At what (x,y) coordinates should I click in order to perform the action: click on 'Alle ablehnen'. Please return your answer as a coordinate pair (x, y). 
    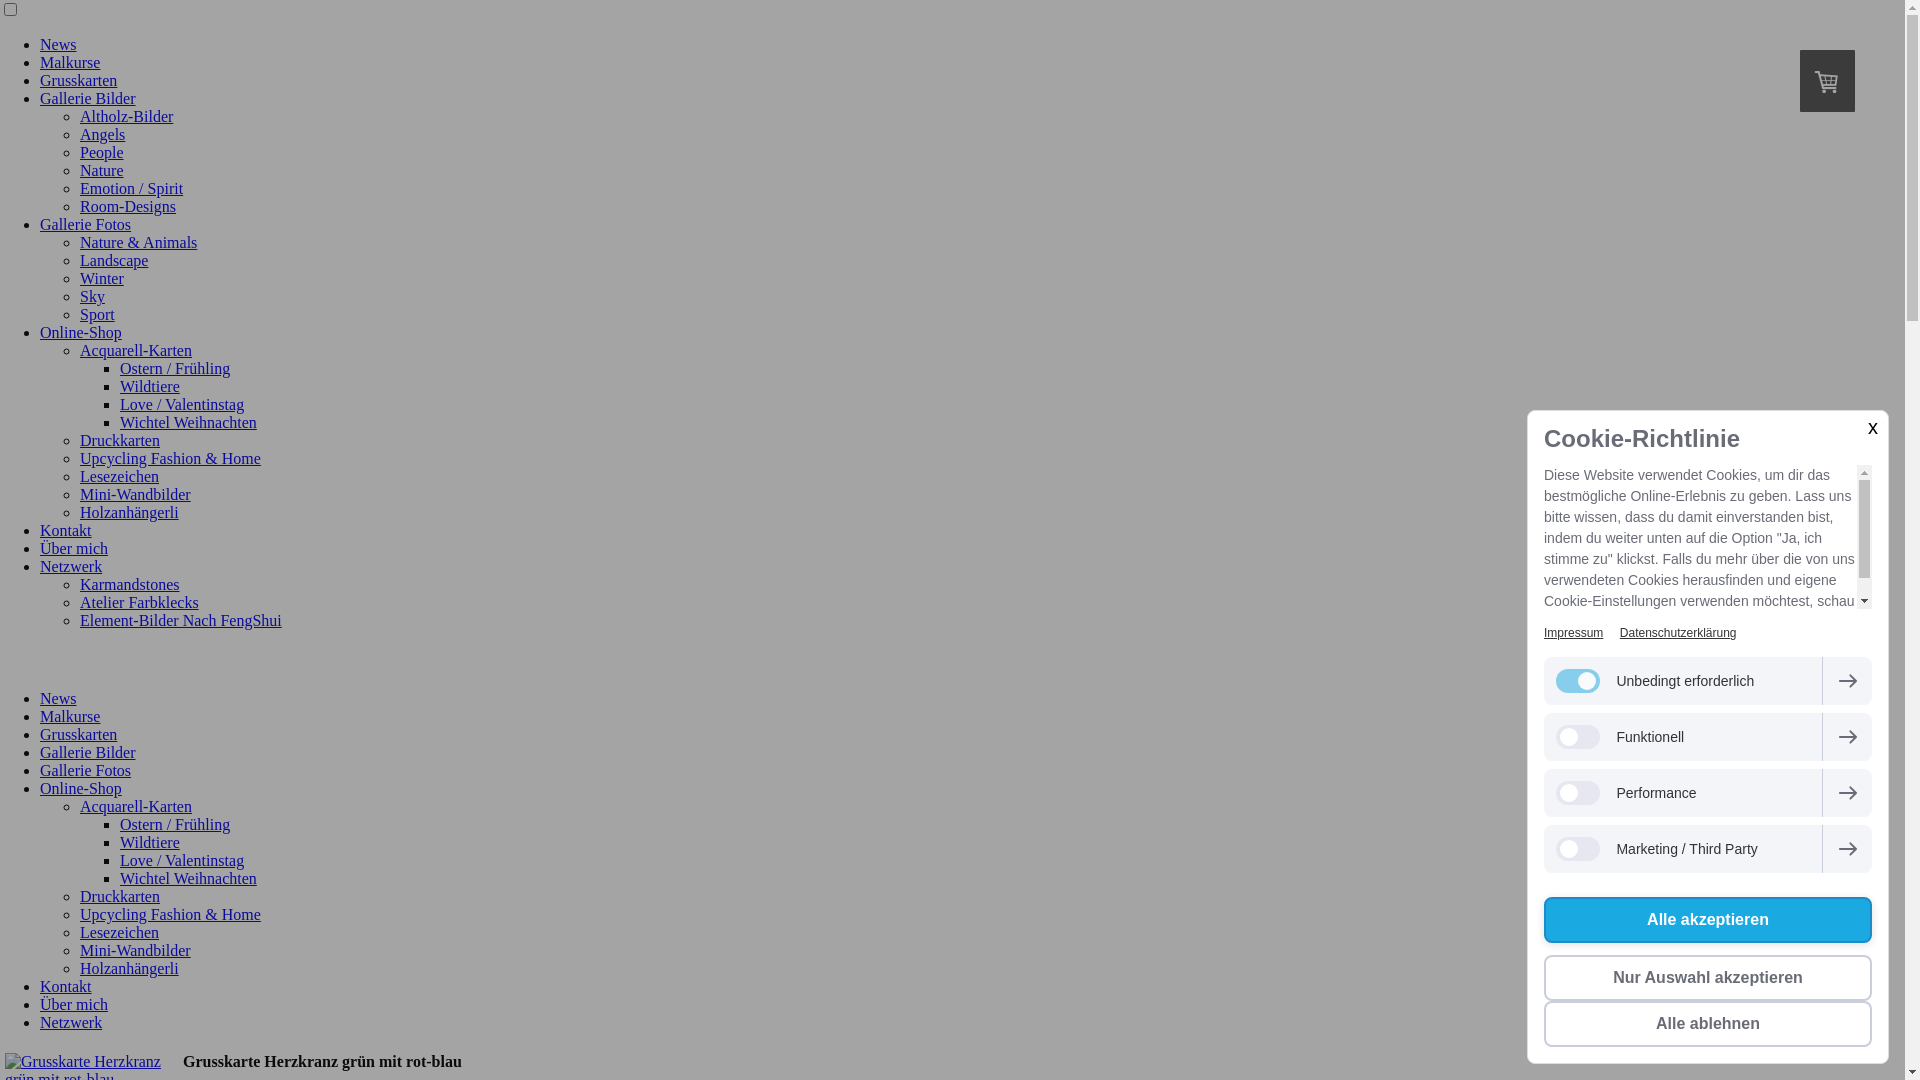
    Looking at the image, I should click on (1707, 1023).